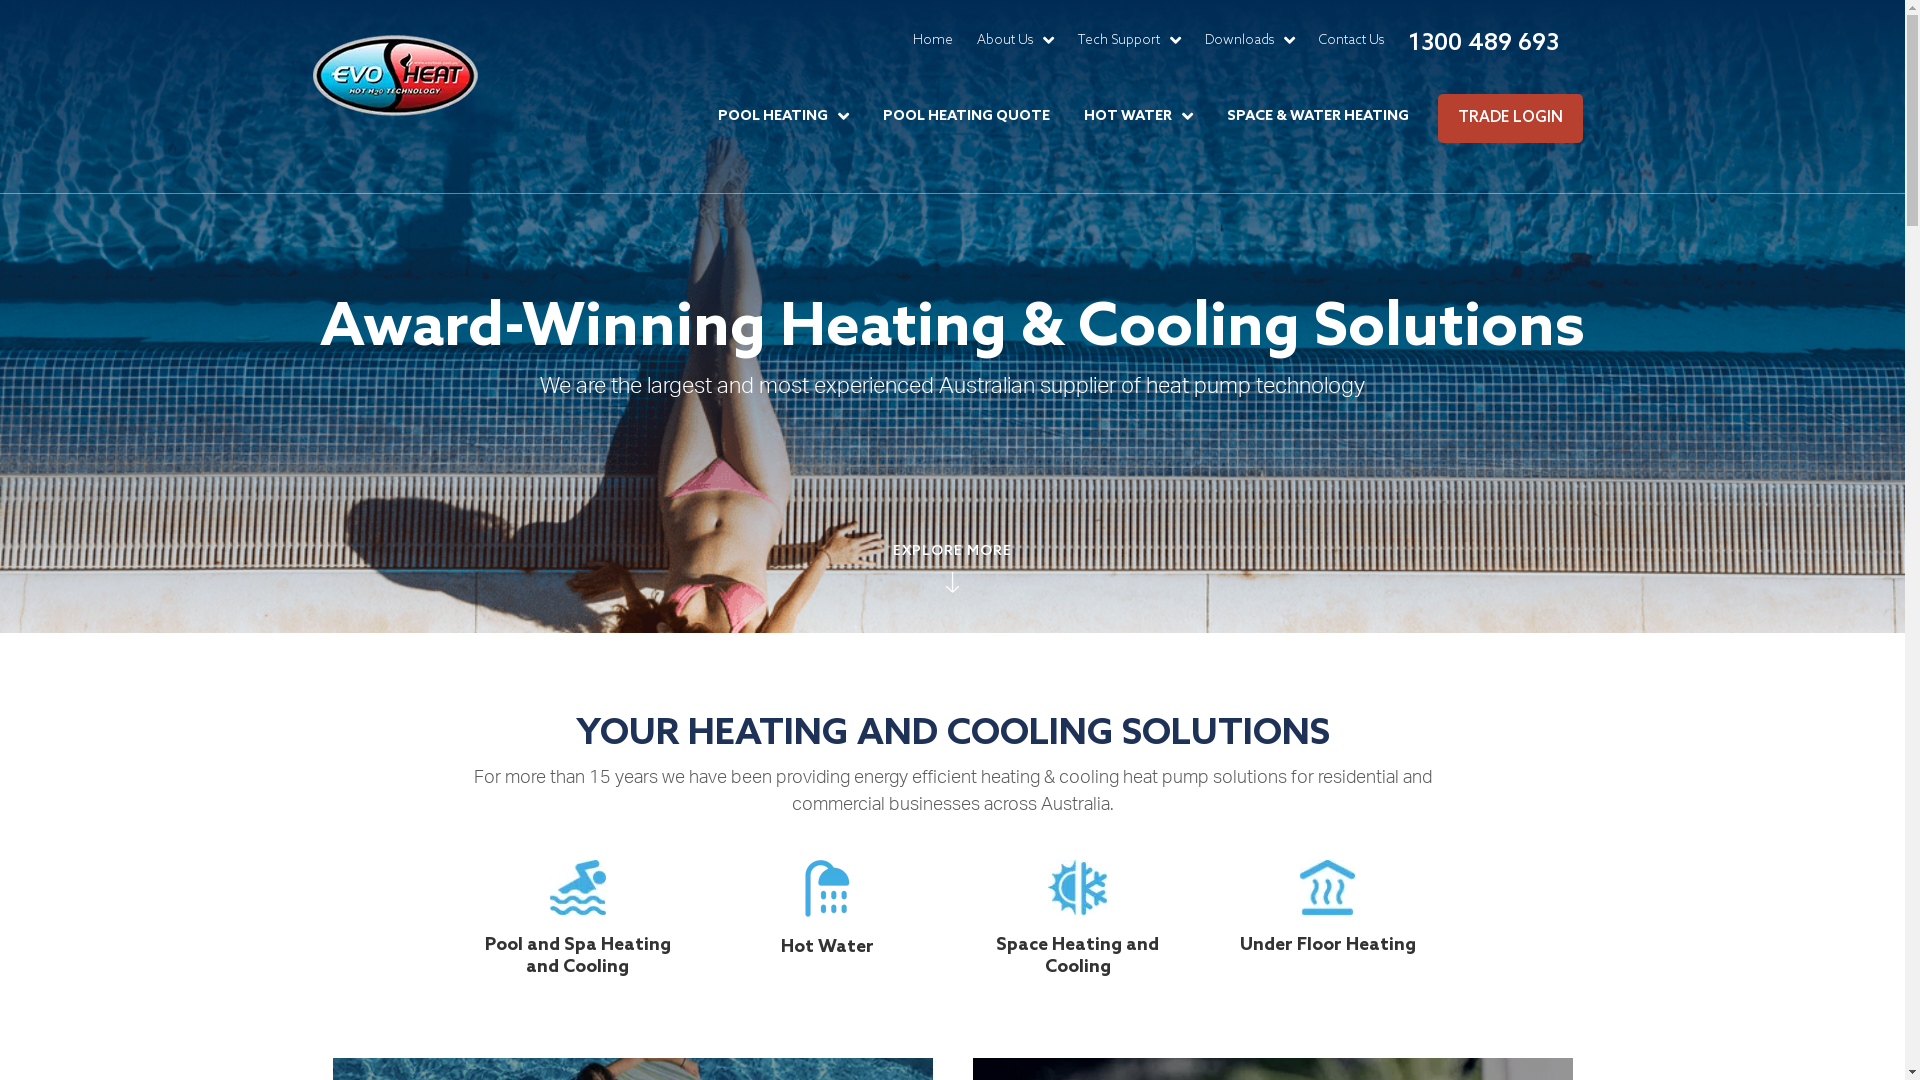  I want to click on 'Hot Water', so click(780, 946).